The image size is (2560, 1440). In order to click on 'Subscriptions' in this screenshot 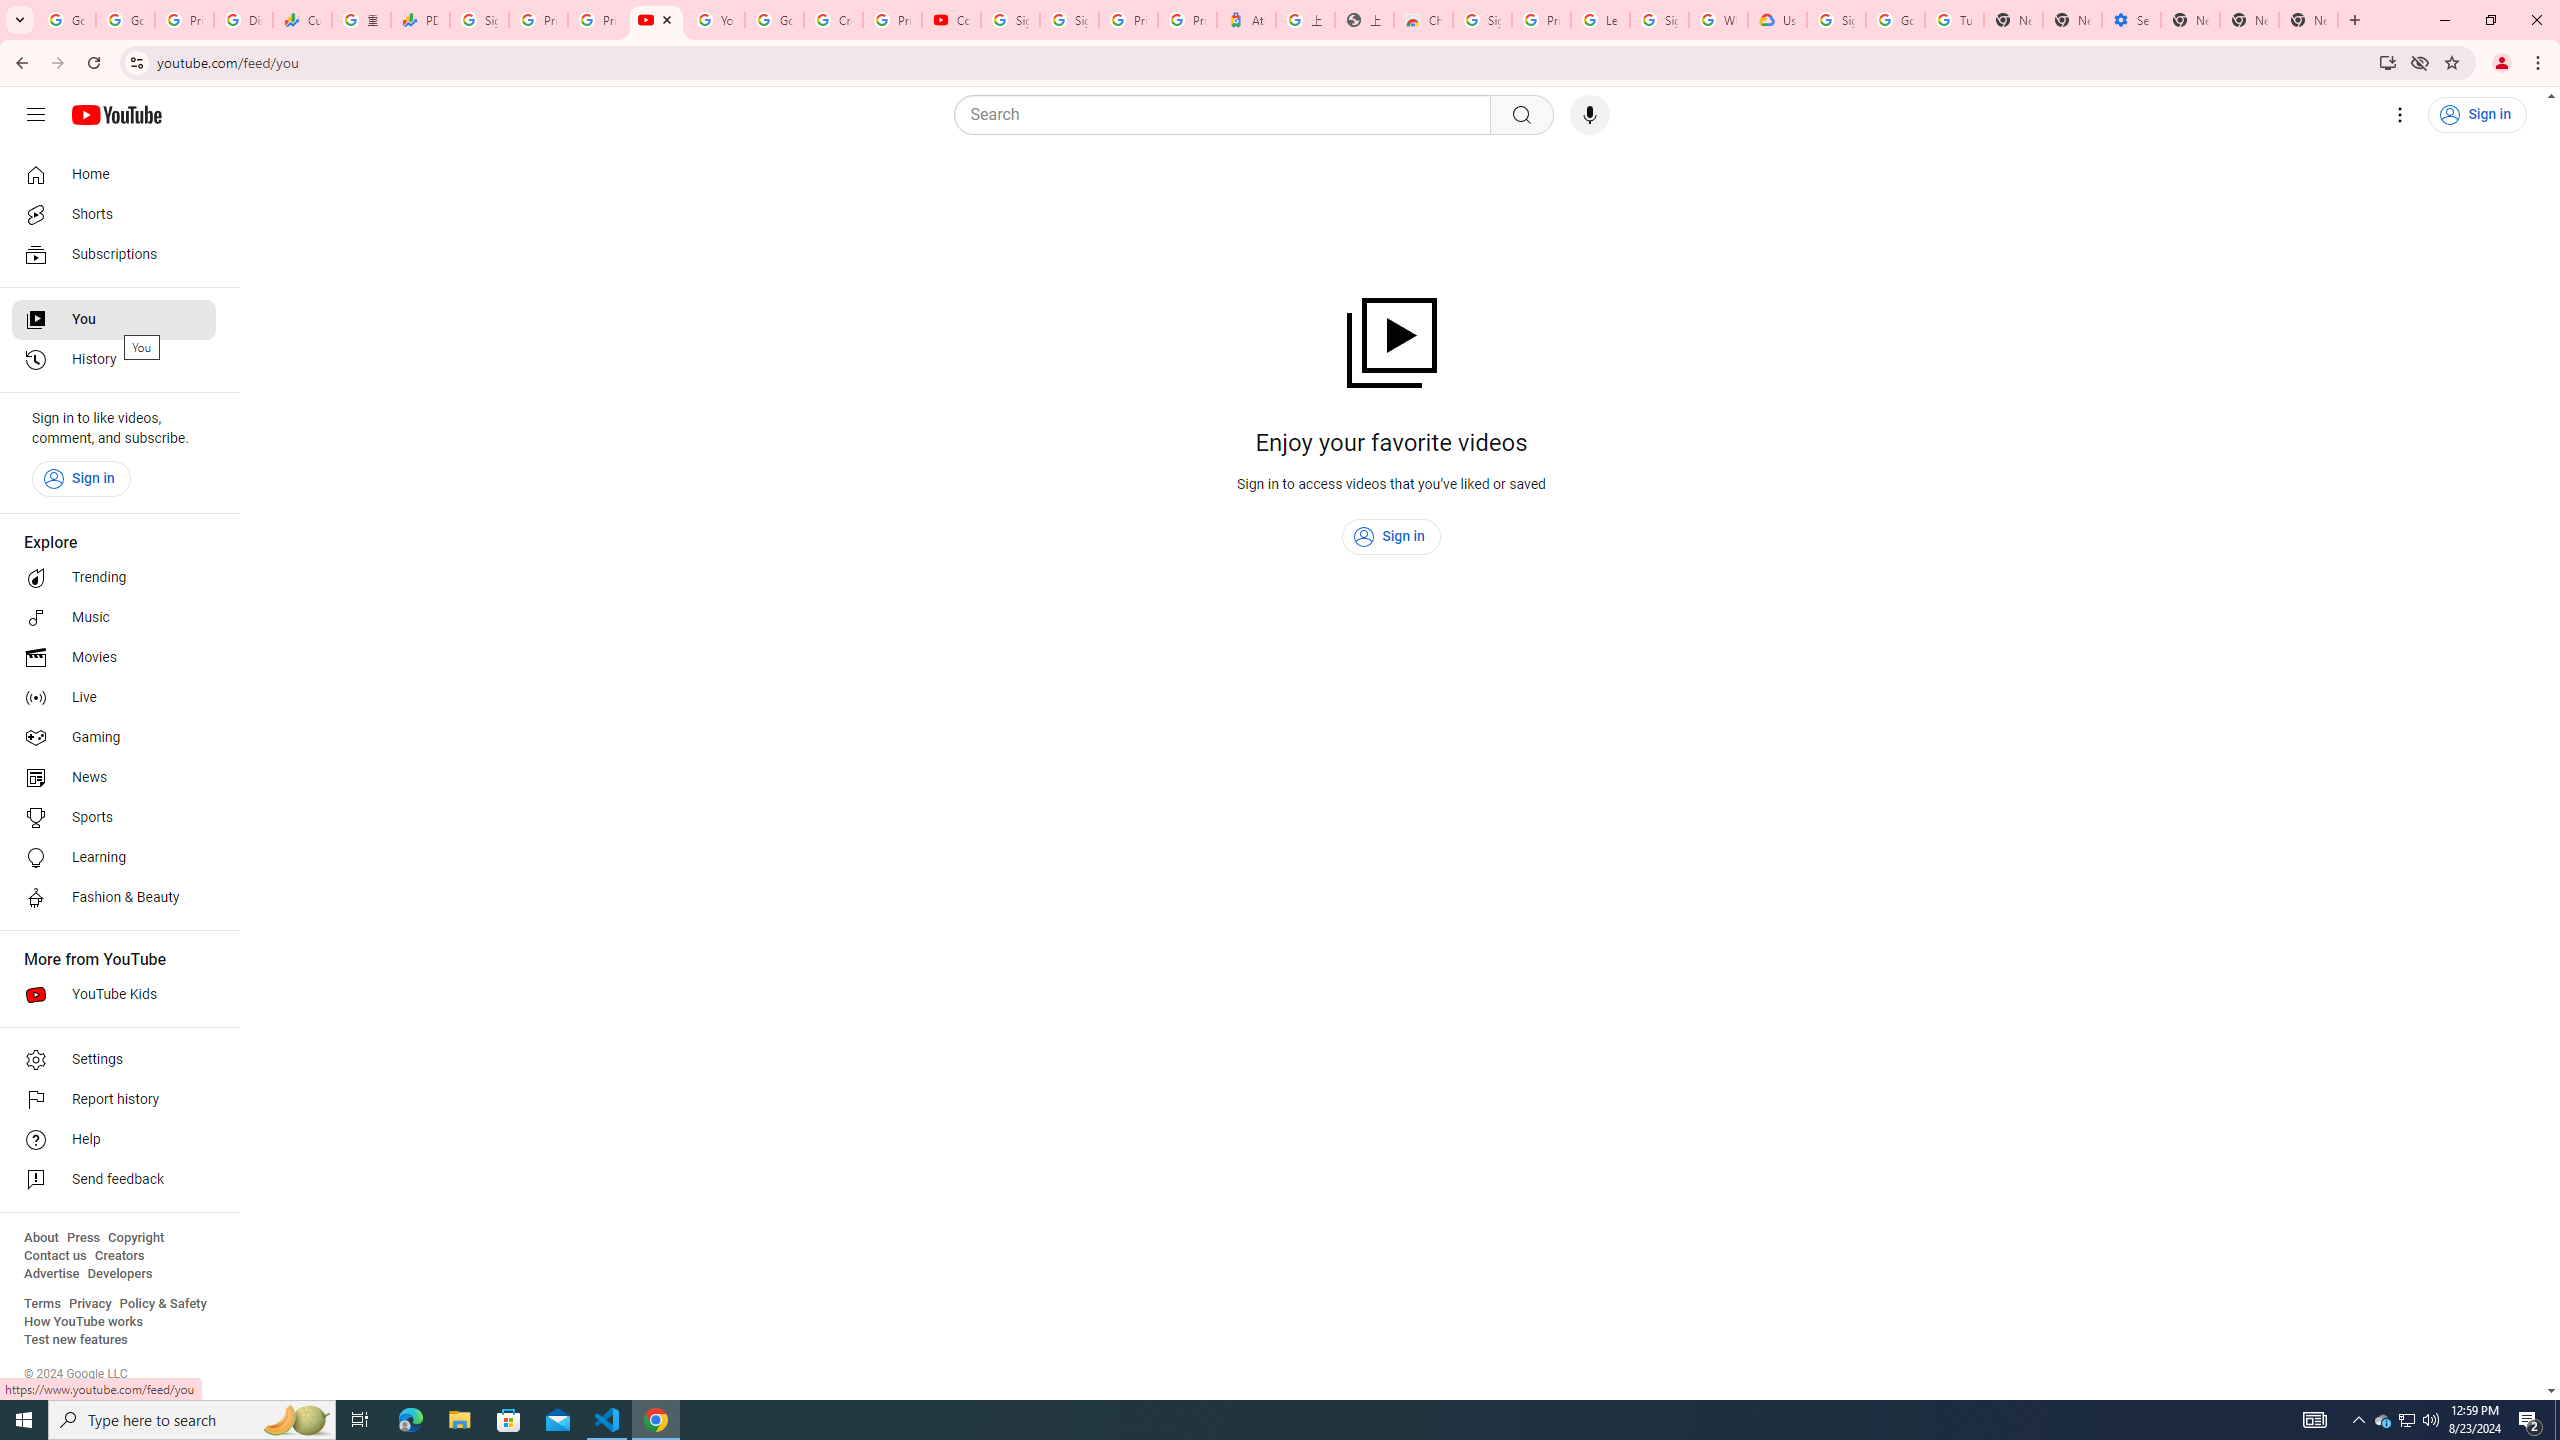, I will do `click(113, 253)`.